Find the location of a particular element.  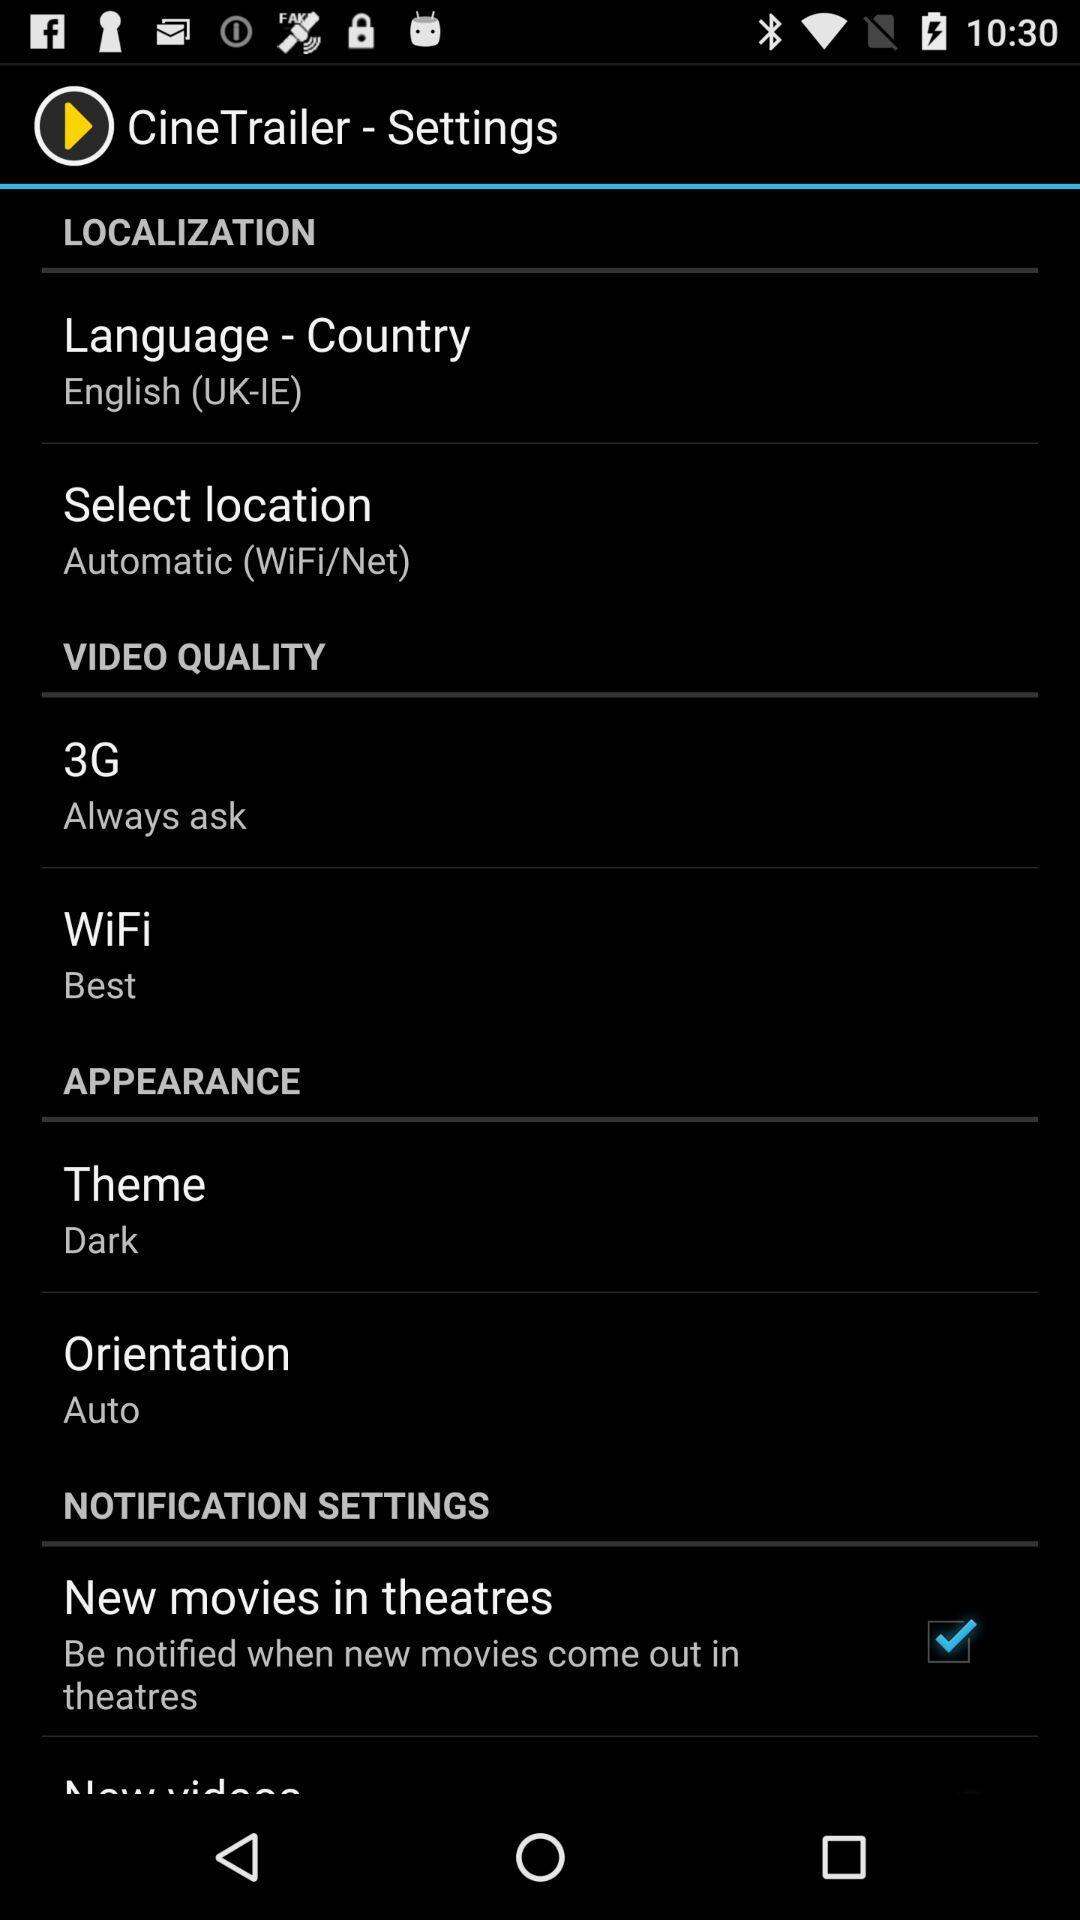

the icon above wifi is located at coordinates (153, 814).